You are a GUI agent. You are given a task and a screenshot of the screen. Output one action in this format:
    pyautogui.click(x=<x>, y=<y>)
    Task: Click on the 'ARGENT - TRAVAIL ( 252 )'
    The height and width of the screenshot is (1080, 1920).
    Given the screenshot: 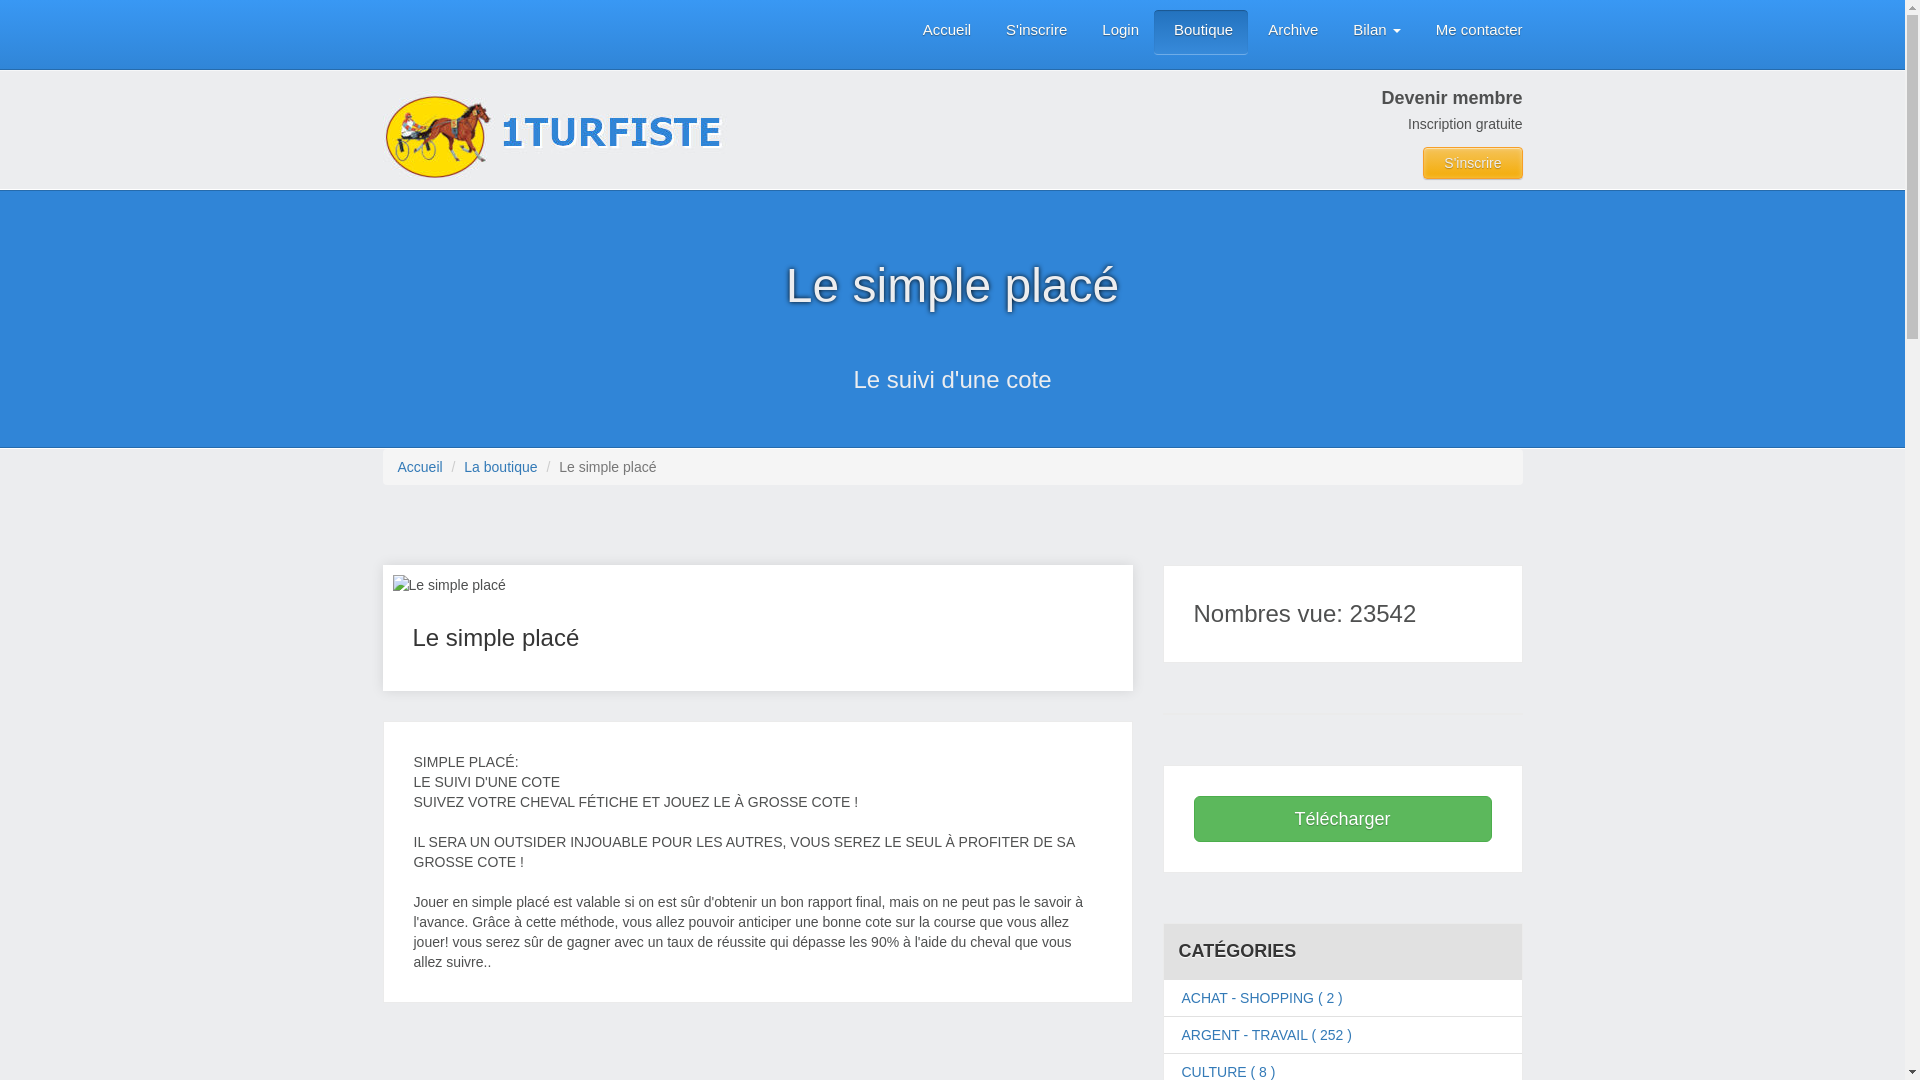 What is the action you would take?
    pyautogui.click(x=1266, y=1034)
    